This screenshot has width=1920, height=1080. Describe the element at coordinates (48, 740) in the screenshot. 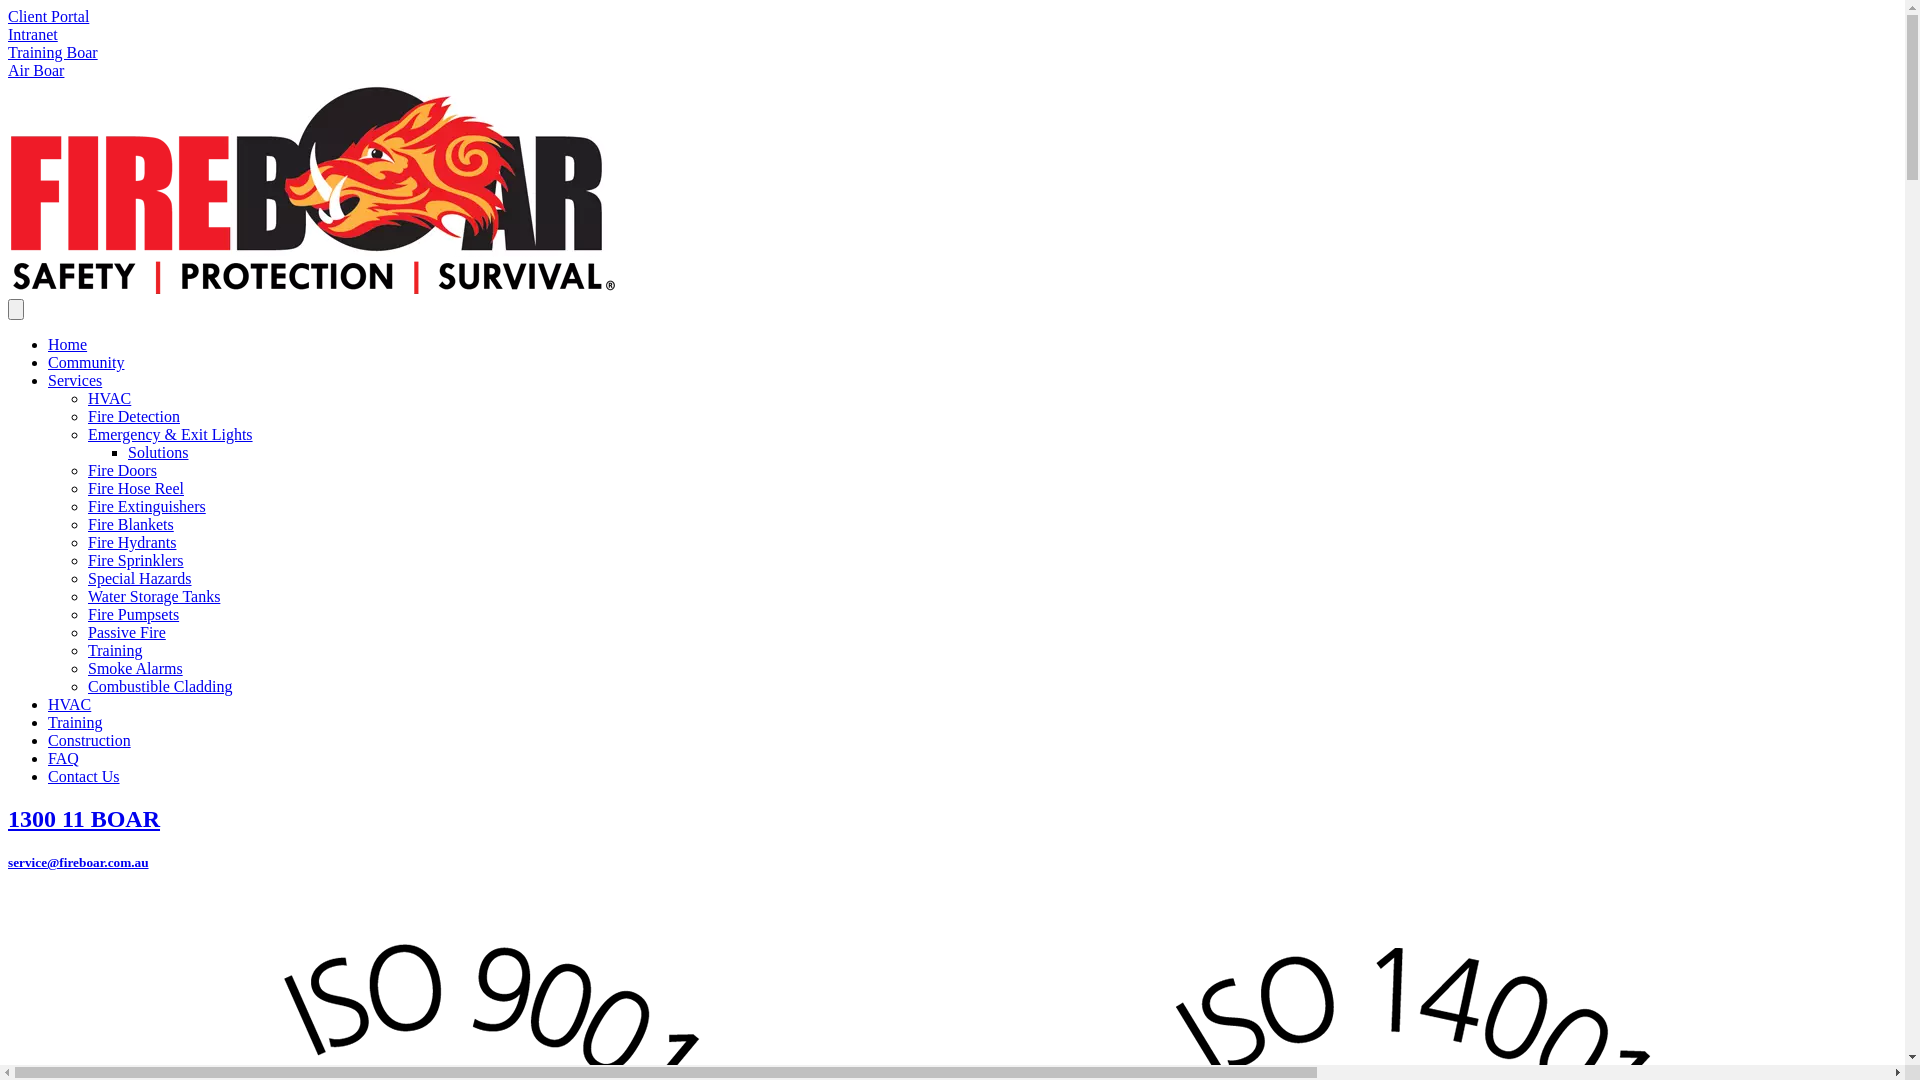

I see `'Construction'` at that location.